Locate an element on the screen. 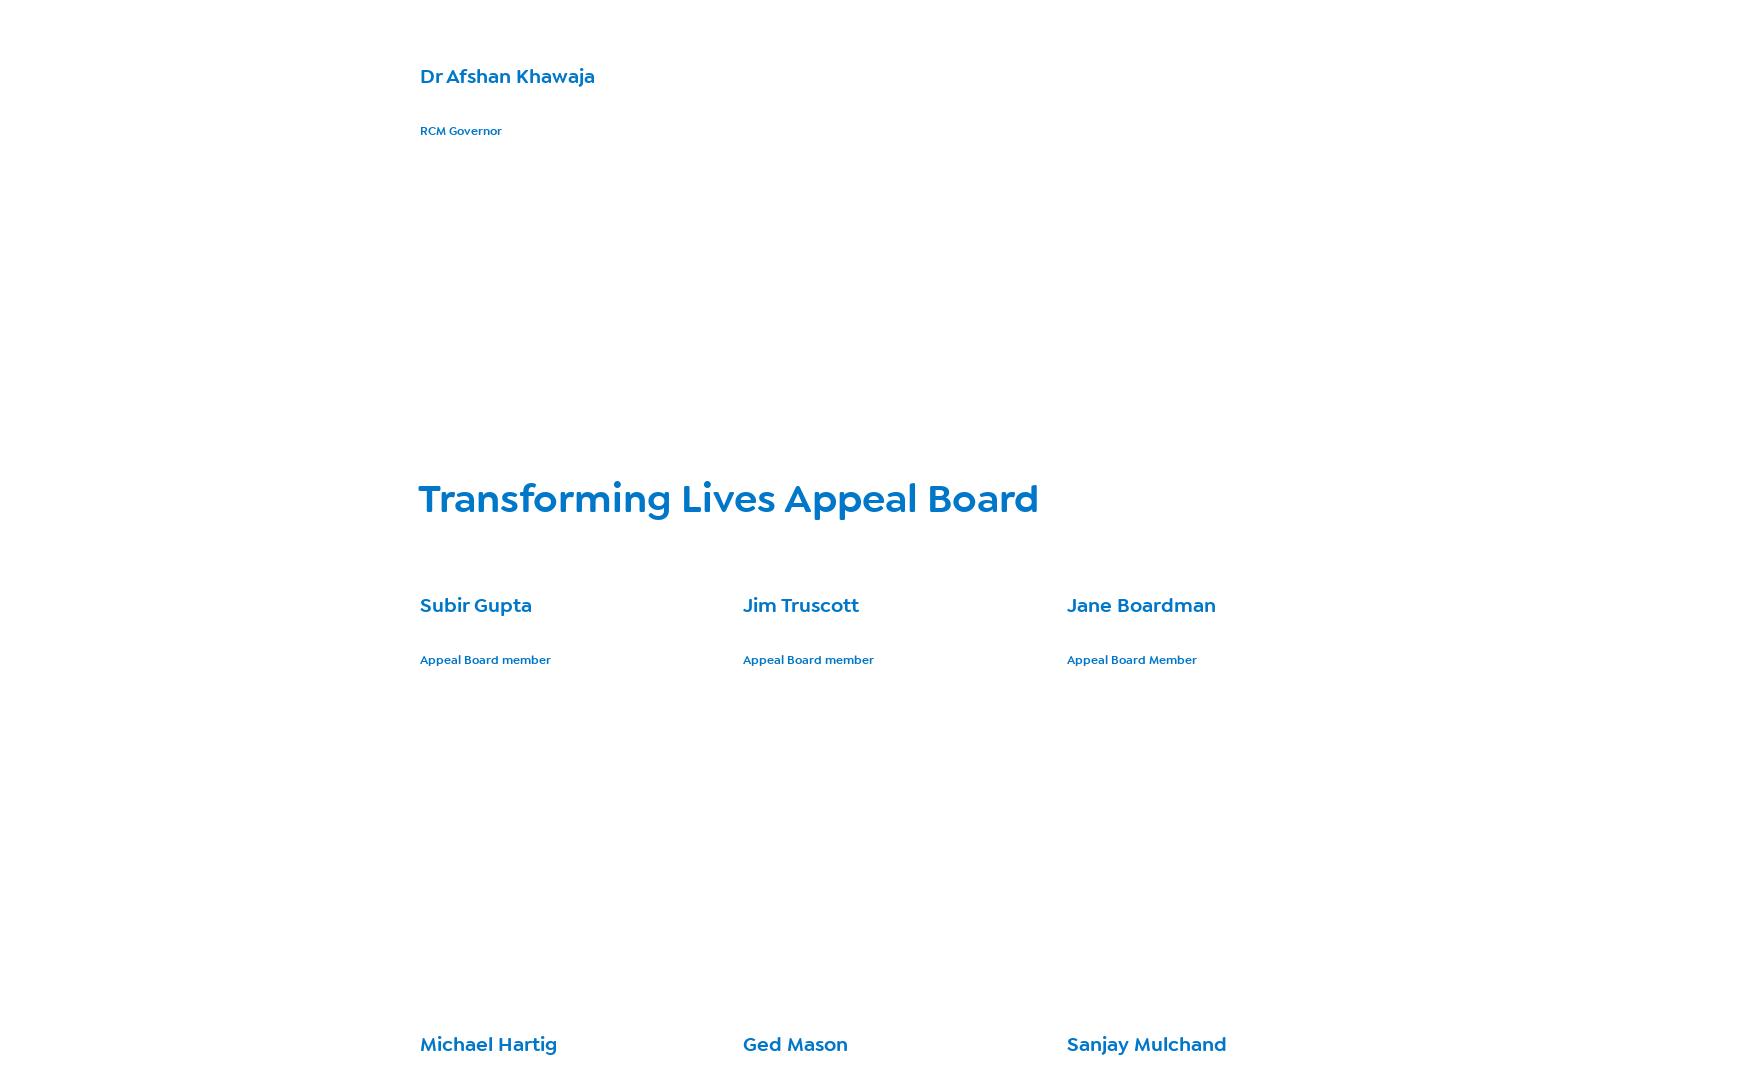 The image size is (1750, 1076). 'Appeal Board Member' is located at coordinates (1130, 659).